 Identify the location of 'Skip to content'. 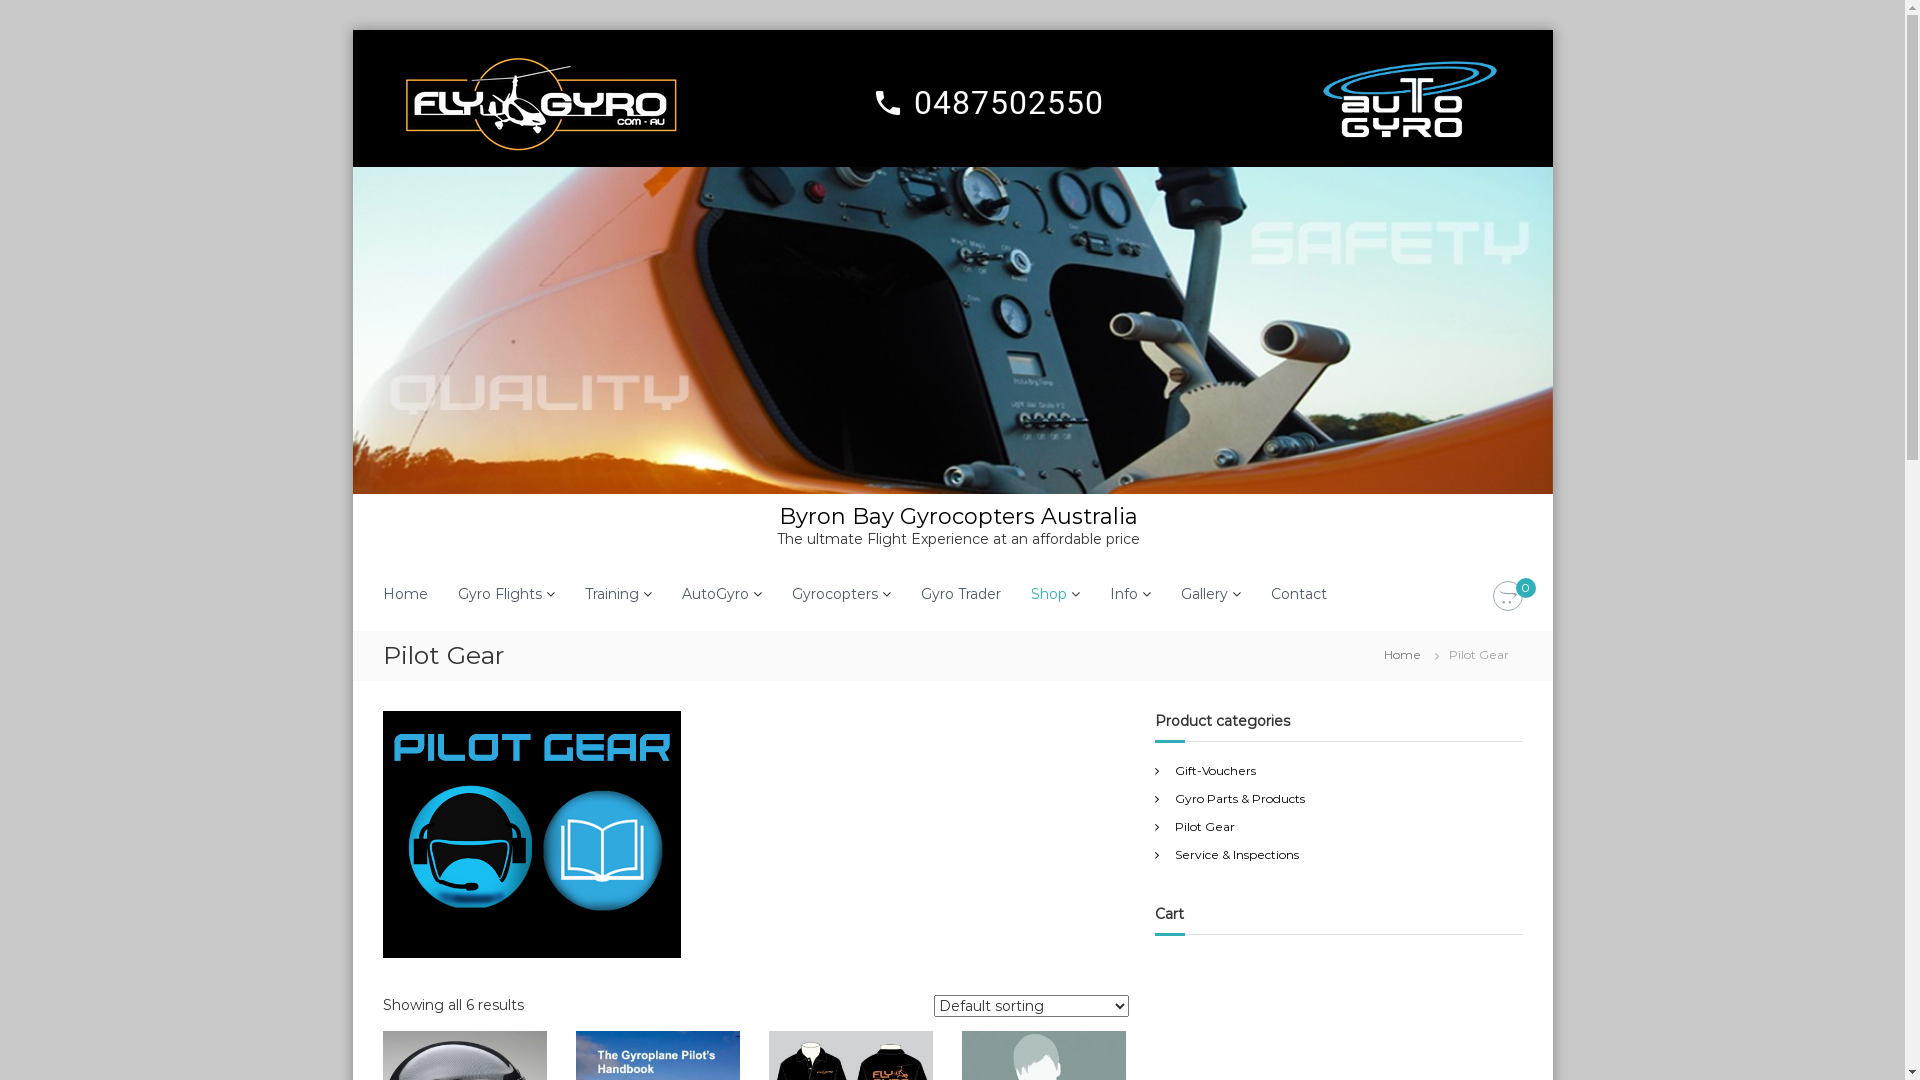
(352, 29).